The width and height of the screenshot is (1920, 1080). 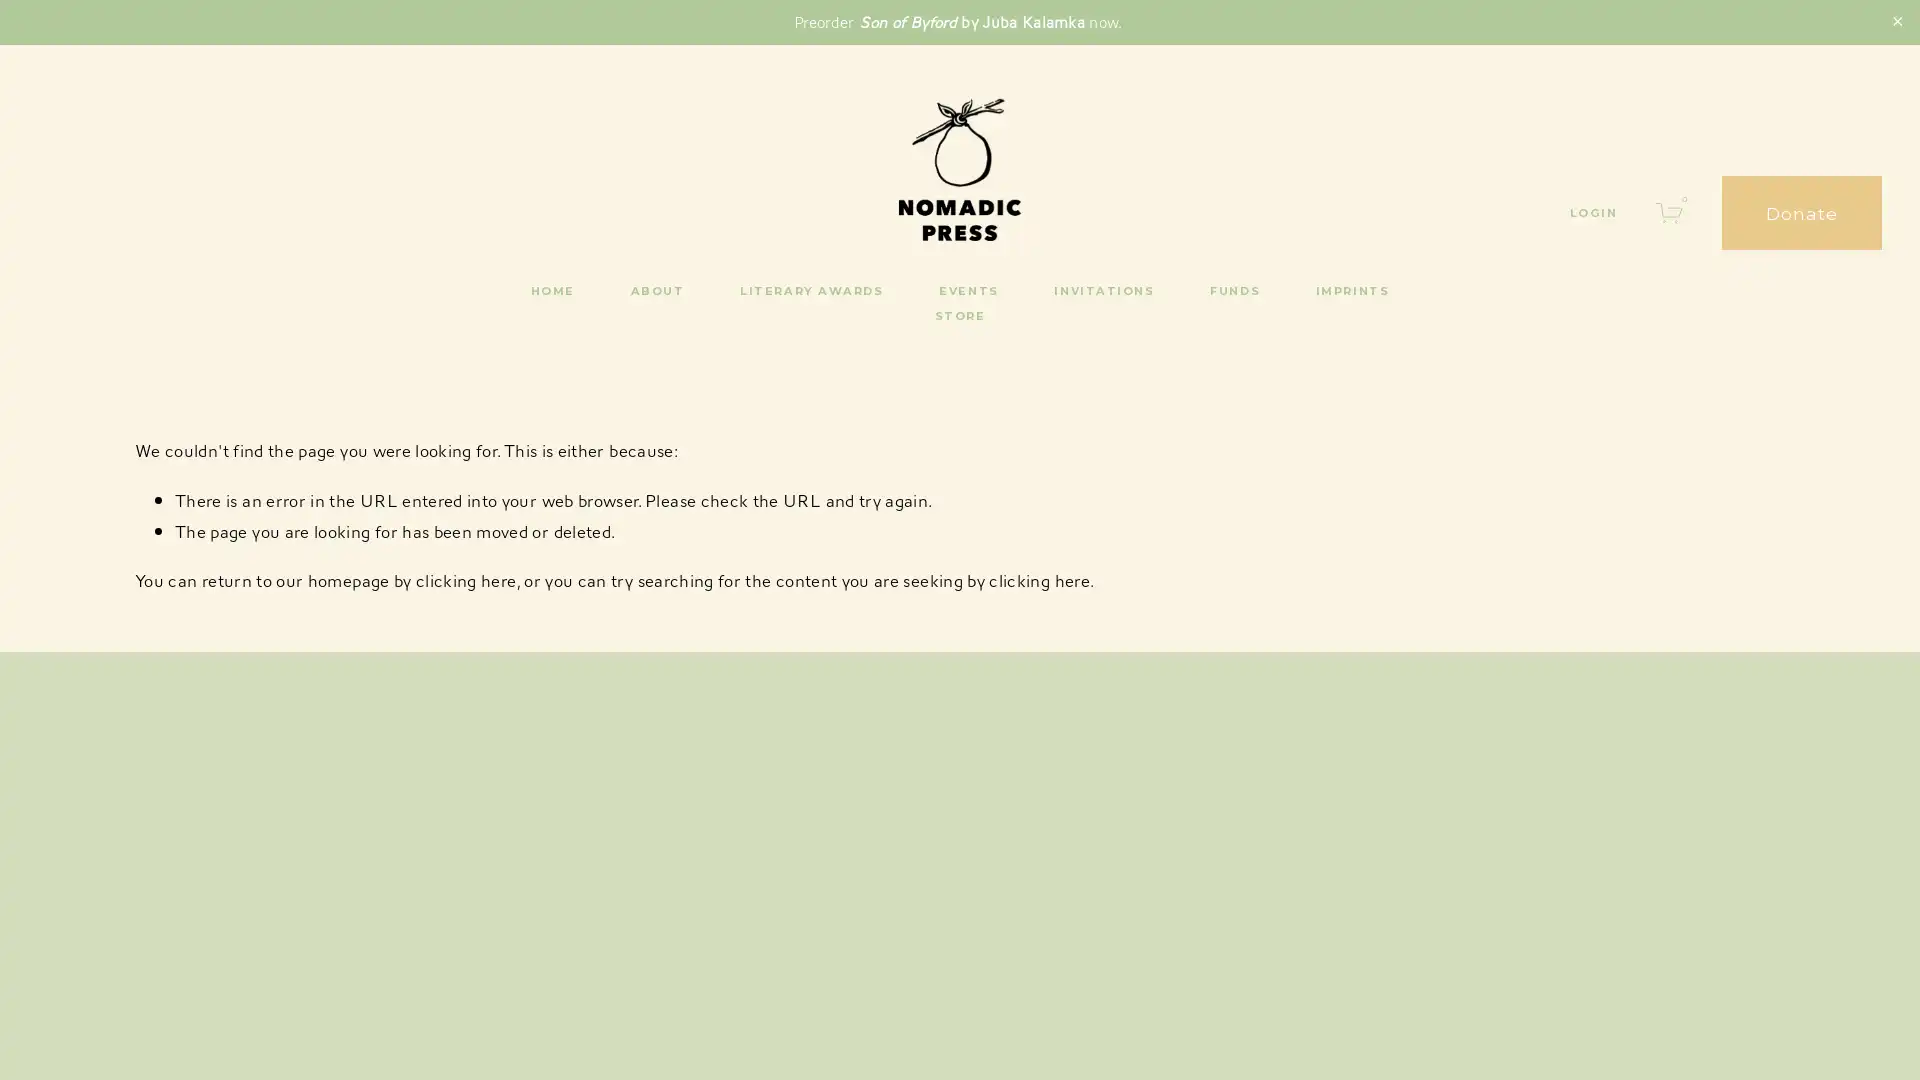 What do you see at coordinates (1104, 906) in the screenshot?
I see `Sign Up` at bounding box center [1104, 906].